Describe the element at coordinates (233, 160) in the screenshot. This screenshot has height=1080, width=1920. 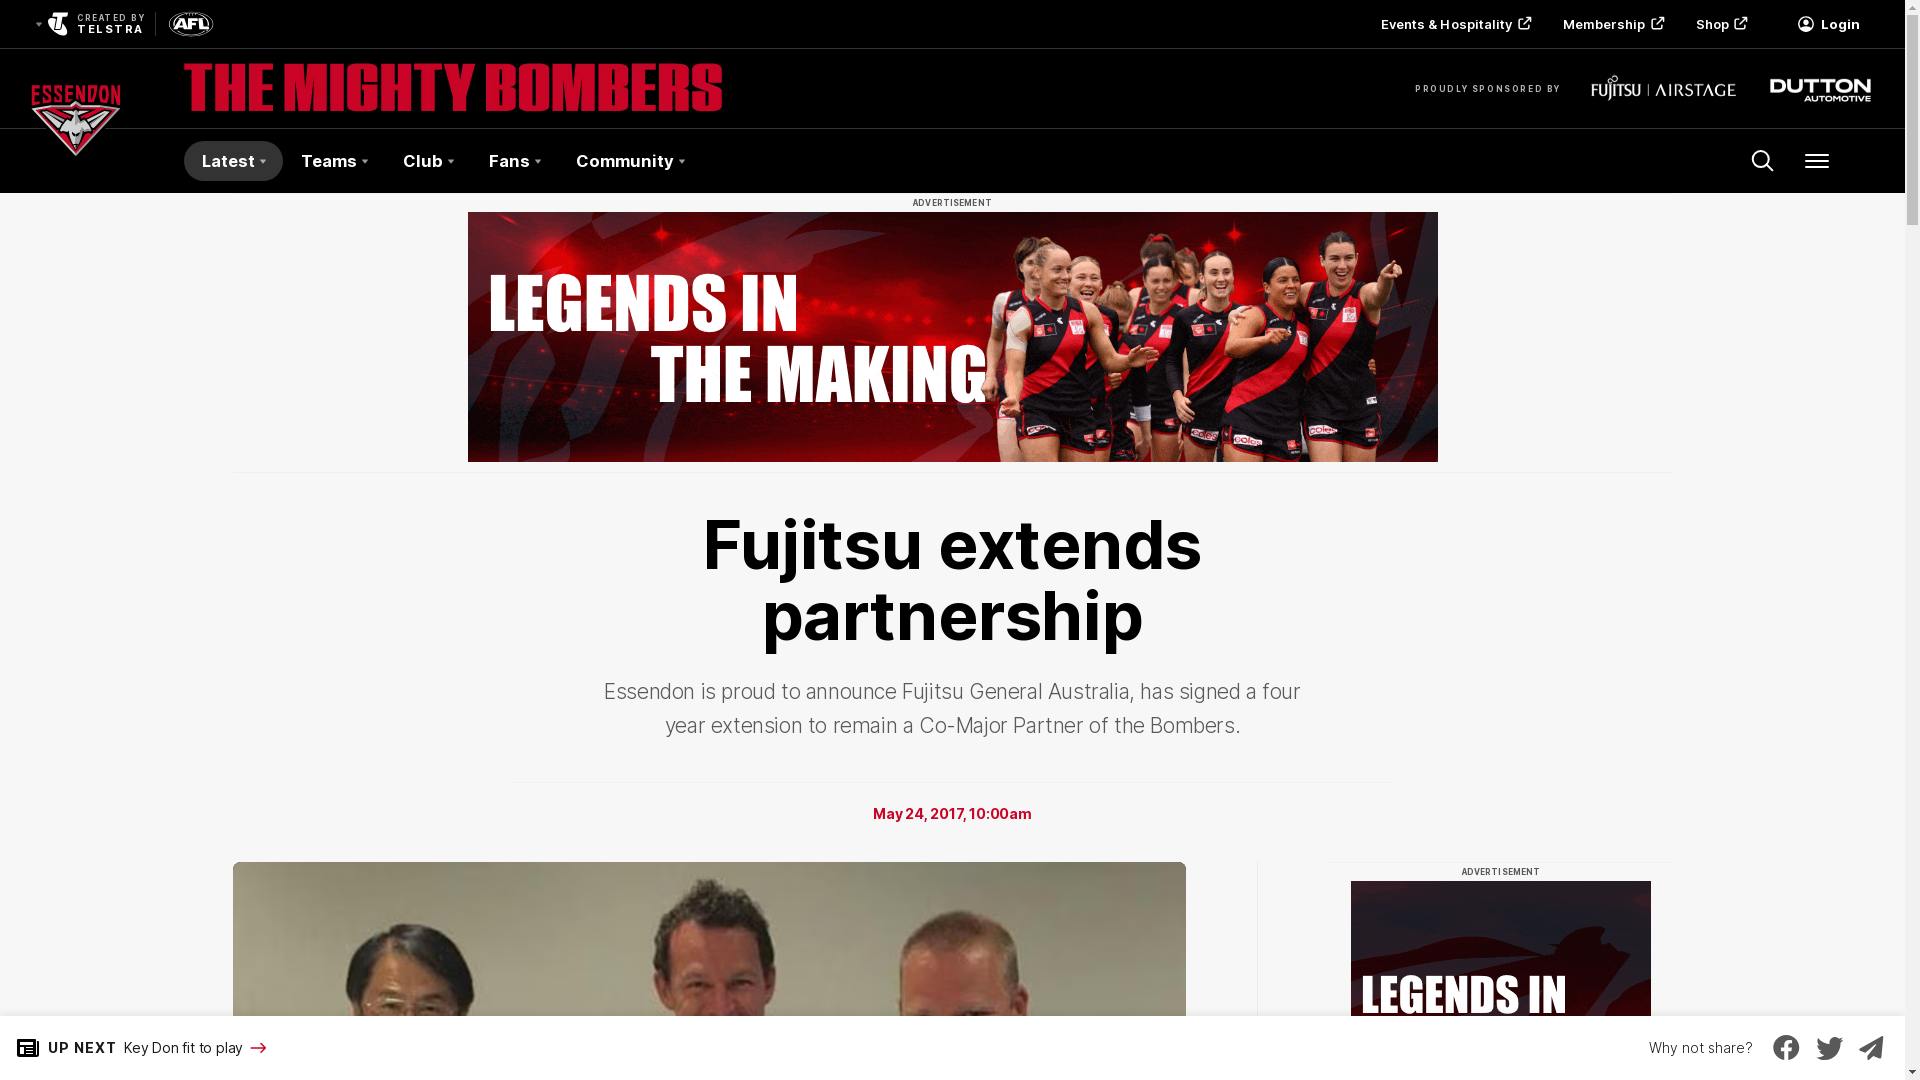
I see `'Latest'` at that location.